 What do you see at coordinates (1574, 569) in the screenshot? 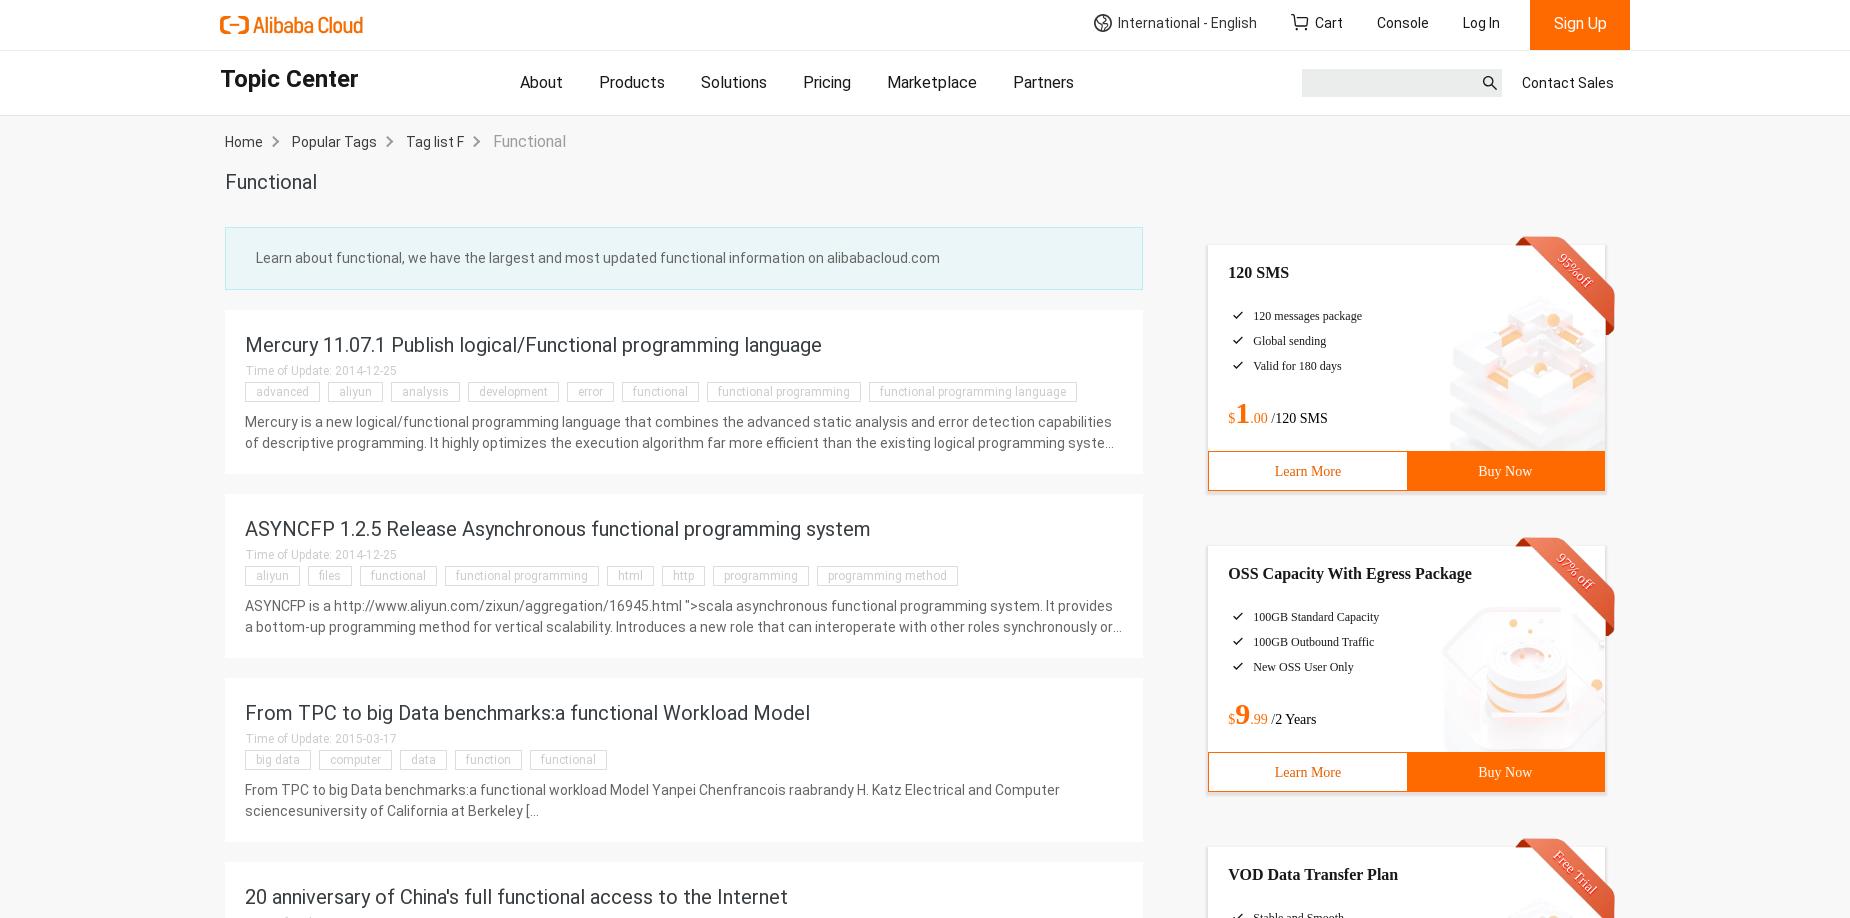
I see `'97% off'` at bounding box center [1574, 569].